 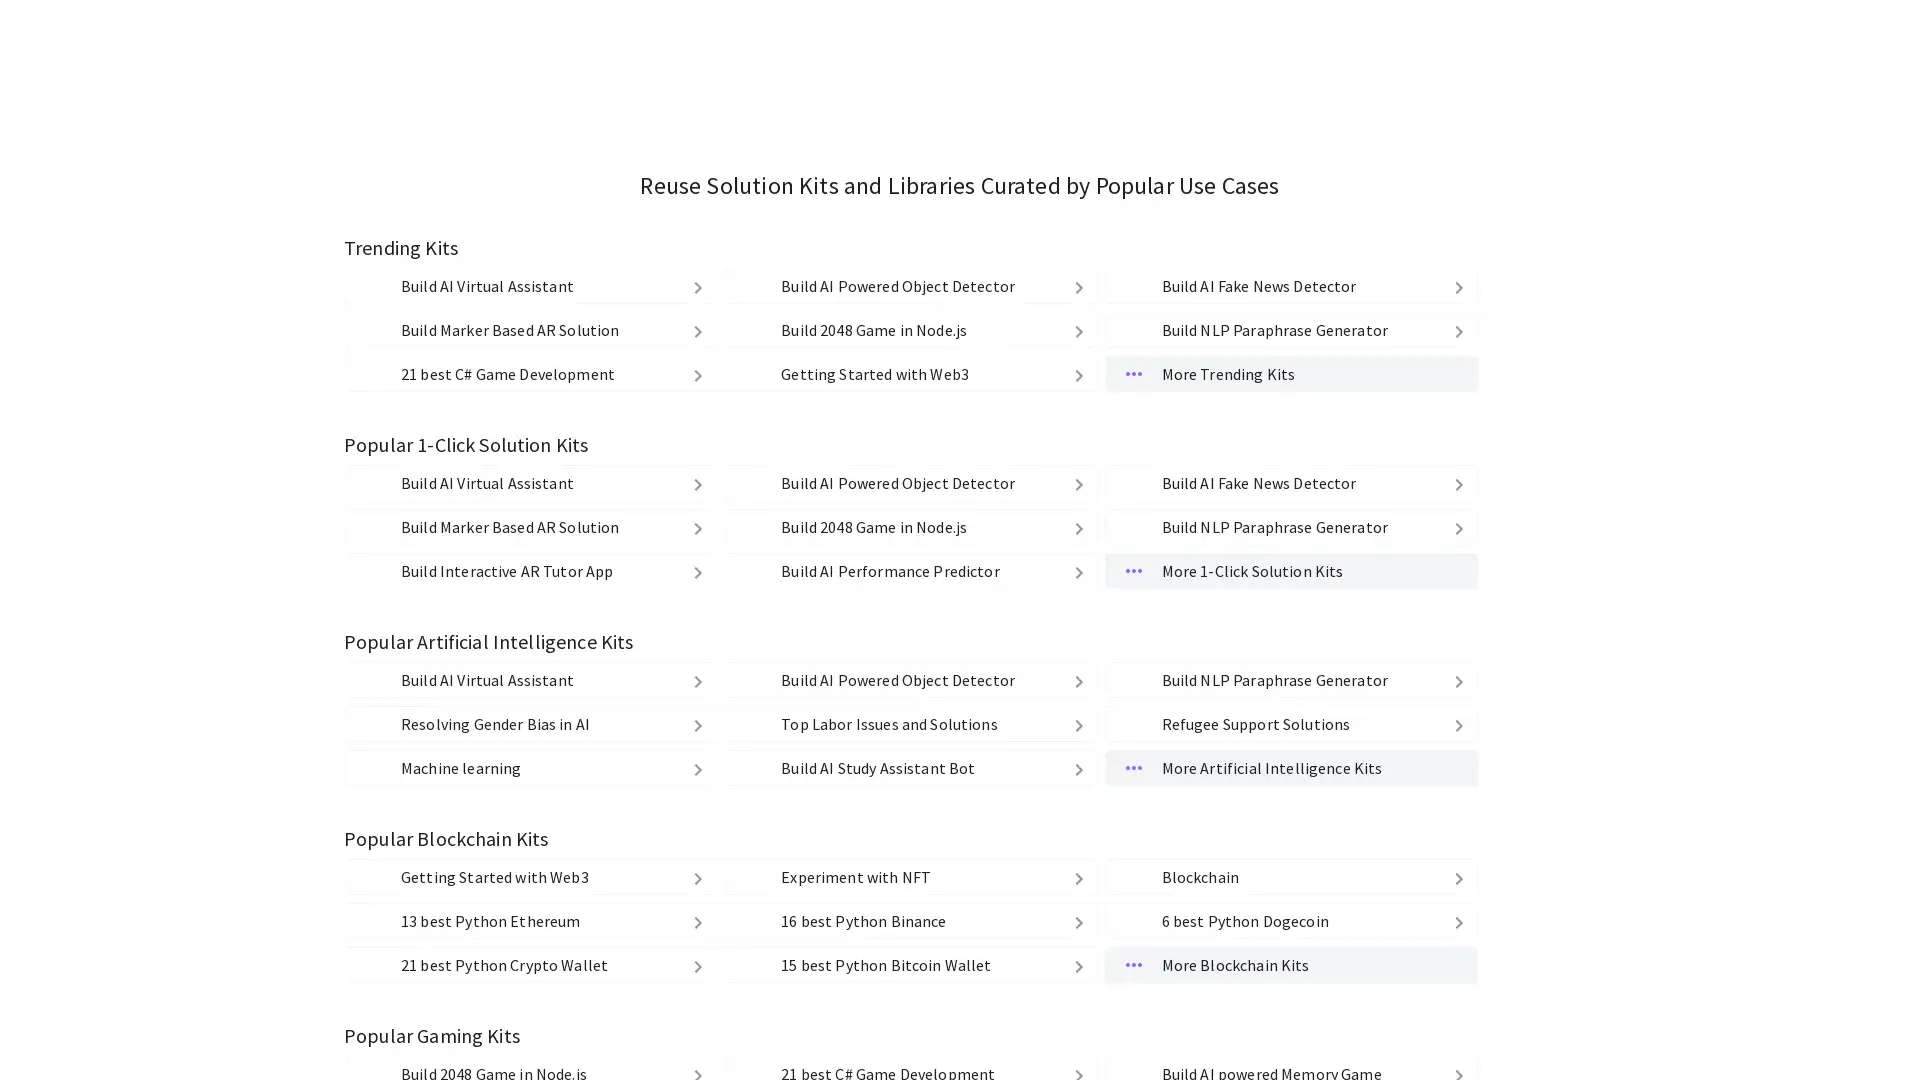 What do you see at coordinates (526, 589) in the screenshot?
I see `Weak Copyleft` at bounding box center [526, 589].